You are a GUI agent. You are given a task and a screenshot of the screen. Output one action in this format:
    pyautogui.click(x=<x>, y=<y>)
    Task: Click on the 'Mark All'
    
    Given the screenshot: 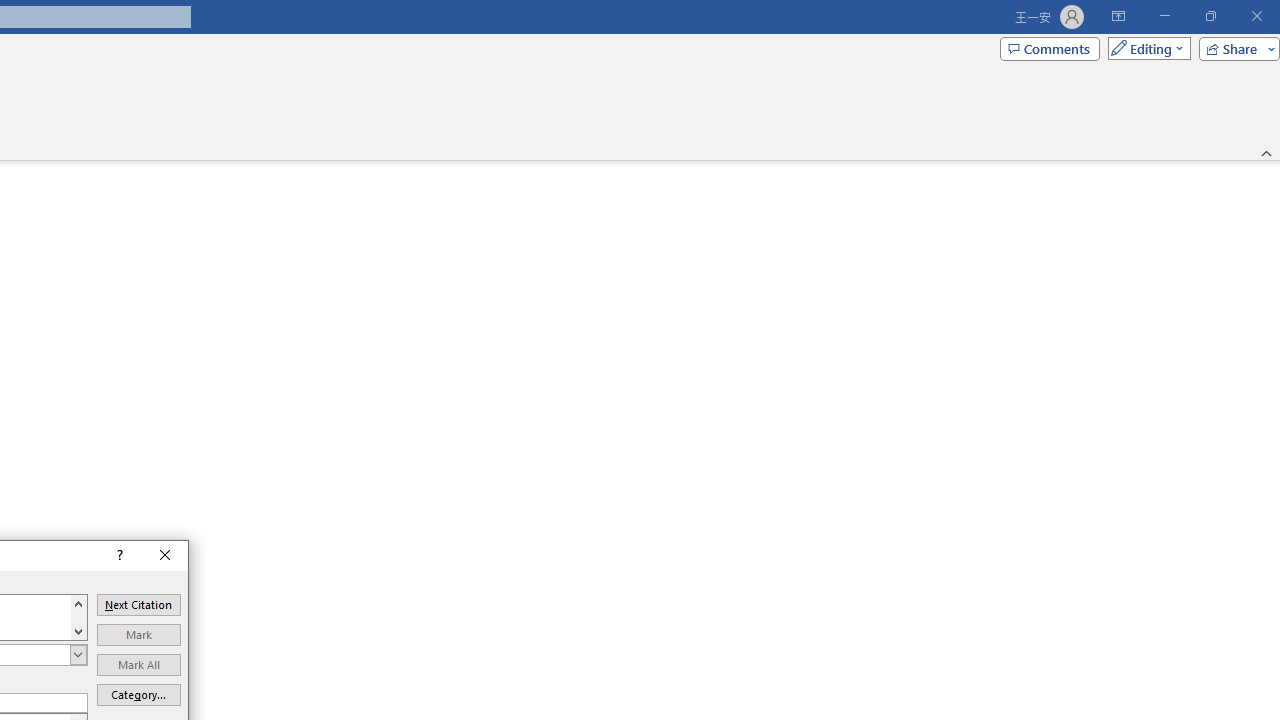 What is the action you would take?
    pyautogui.click(x=137, y=664)
    